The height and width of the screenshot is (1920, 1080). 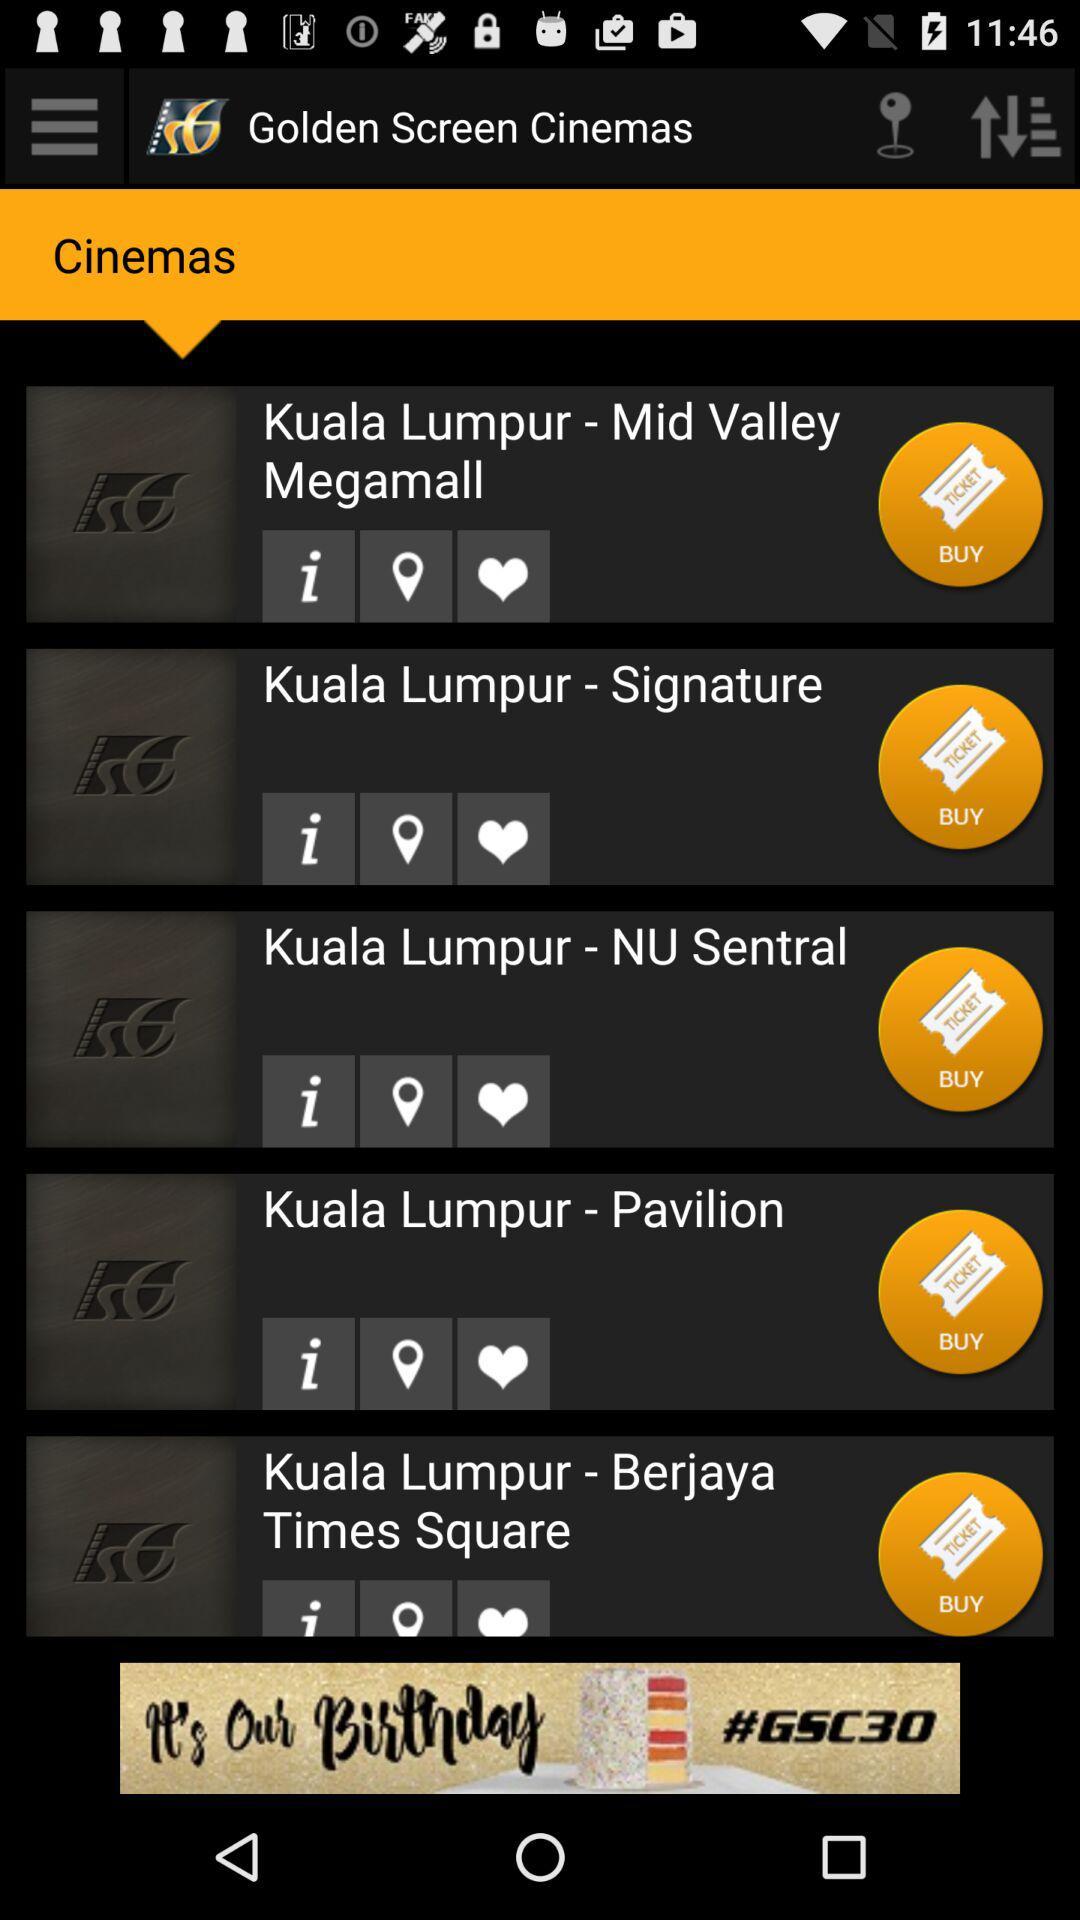 What do you see at coordinates (63, 124) in the screenshot?
I see `open minute` at bounding box center [63, 124].